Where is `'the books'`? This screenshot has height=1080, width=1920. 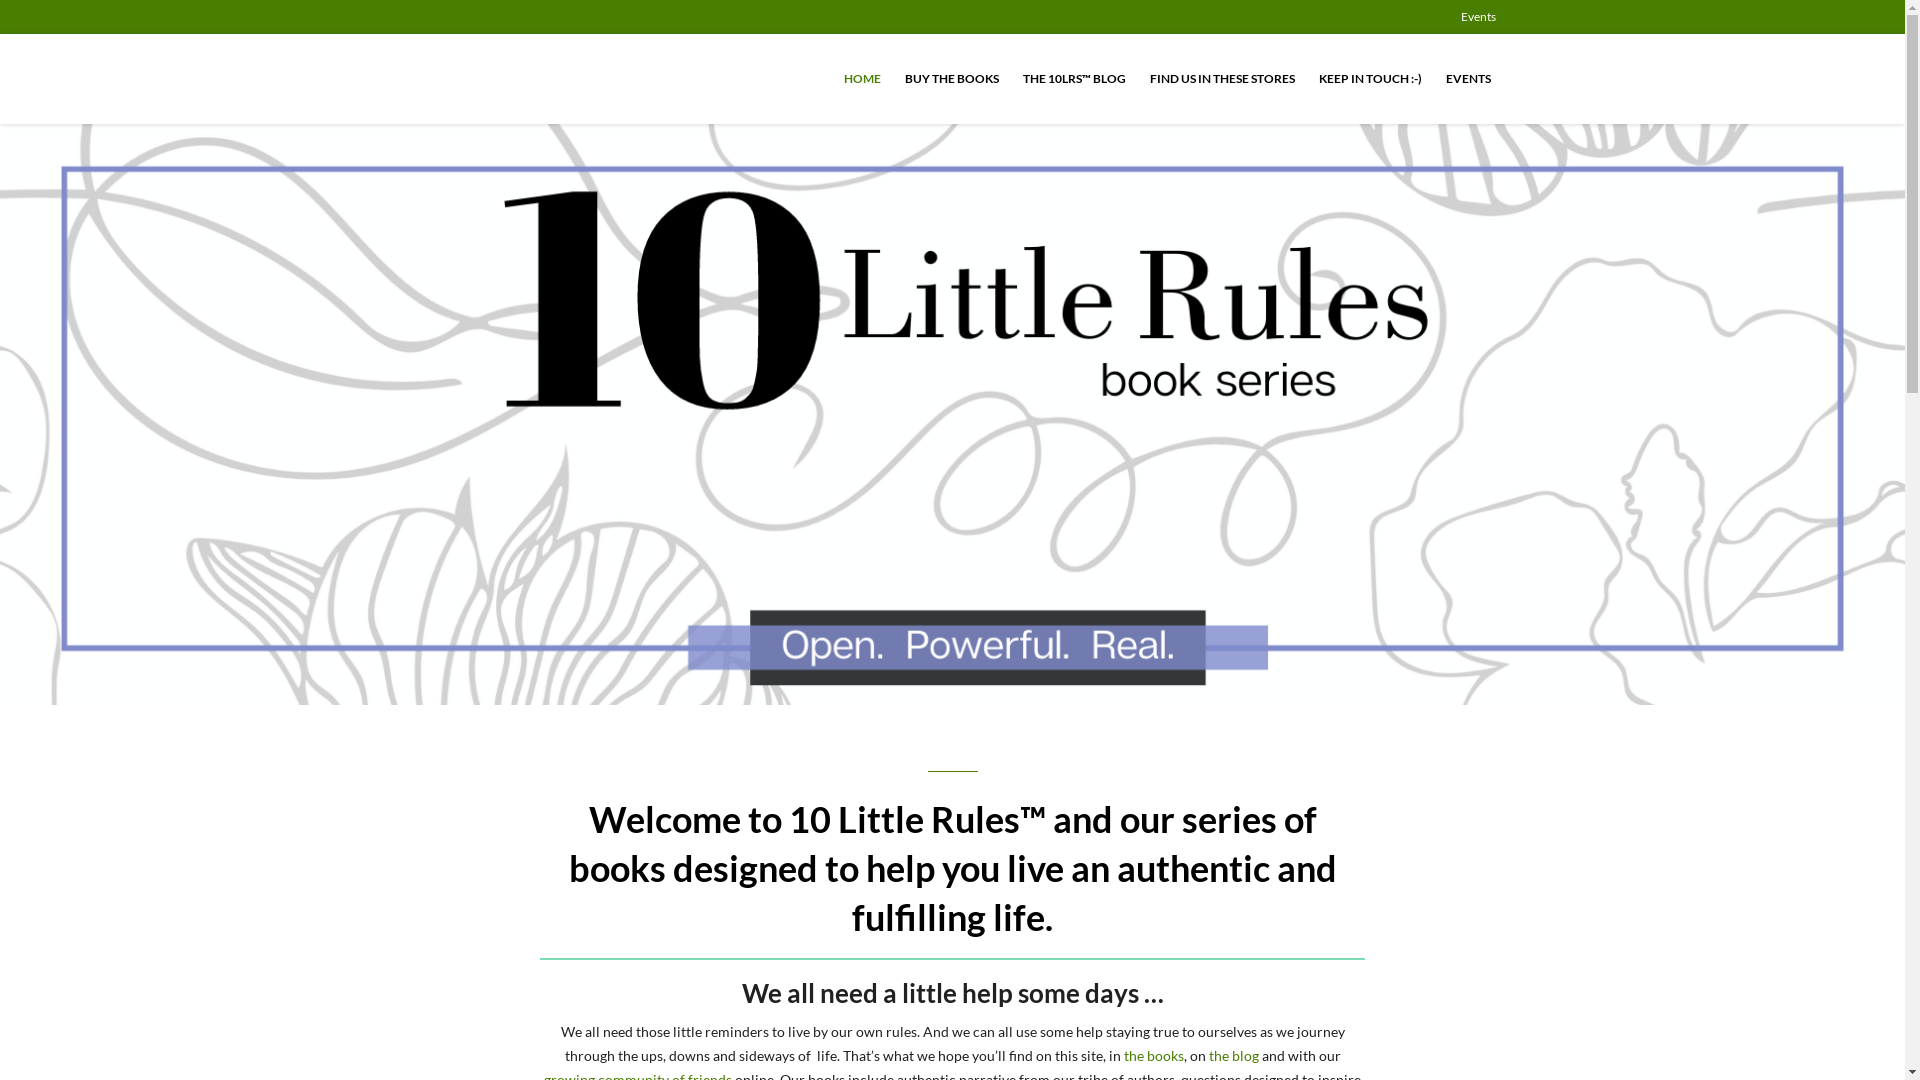
'the books' is located at coordinates (1153, 1054).